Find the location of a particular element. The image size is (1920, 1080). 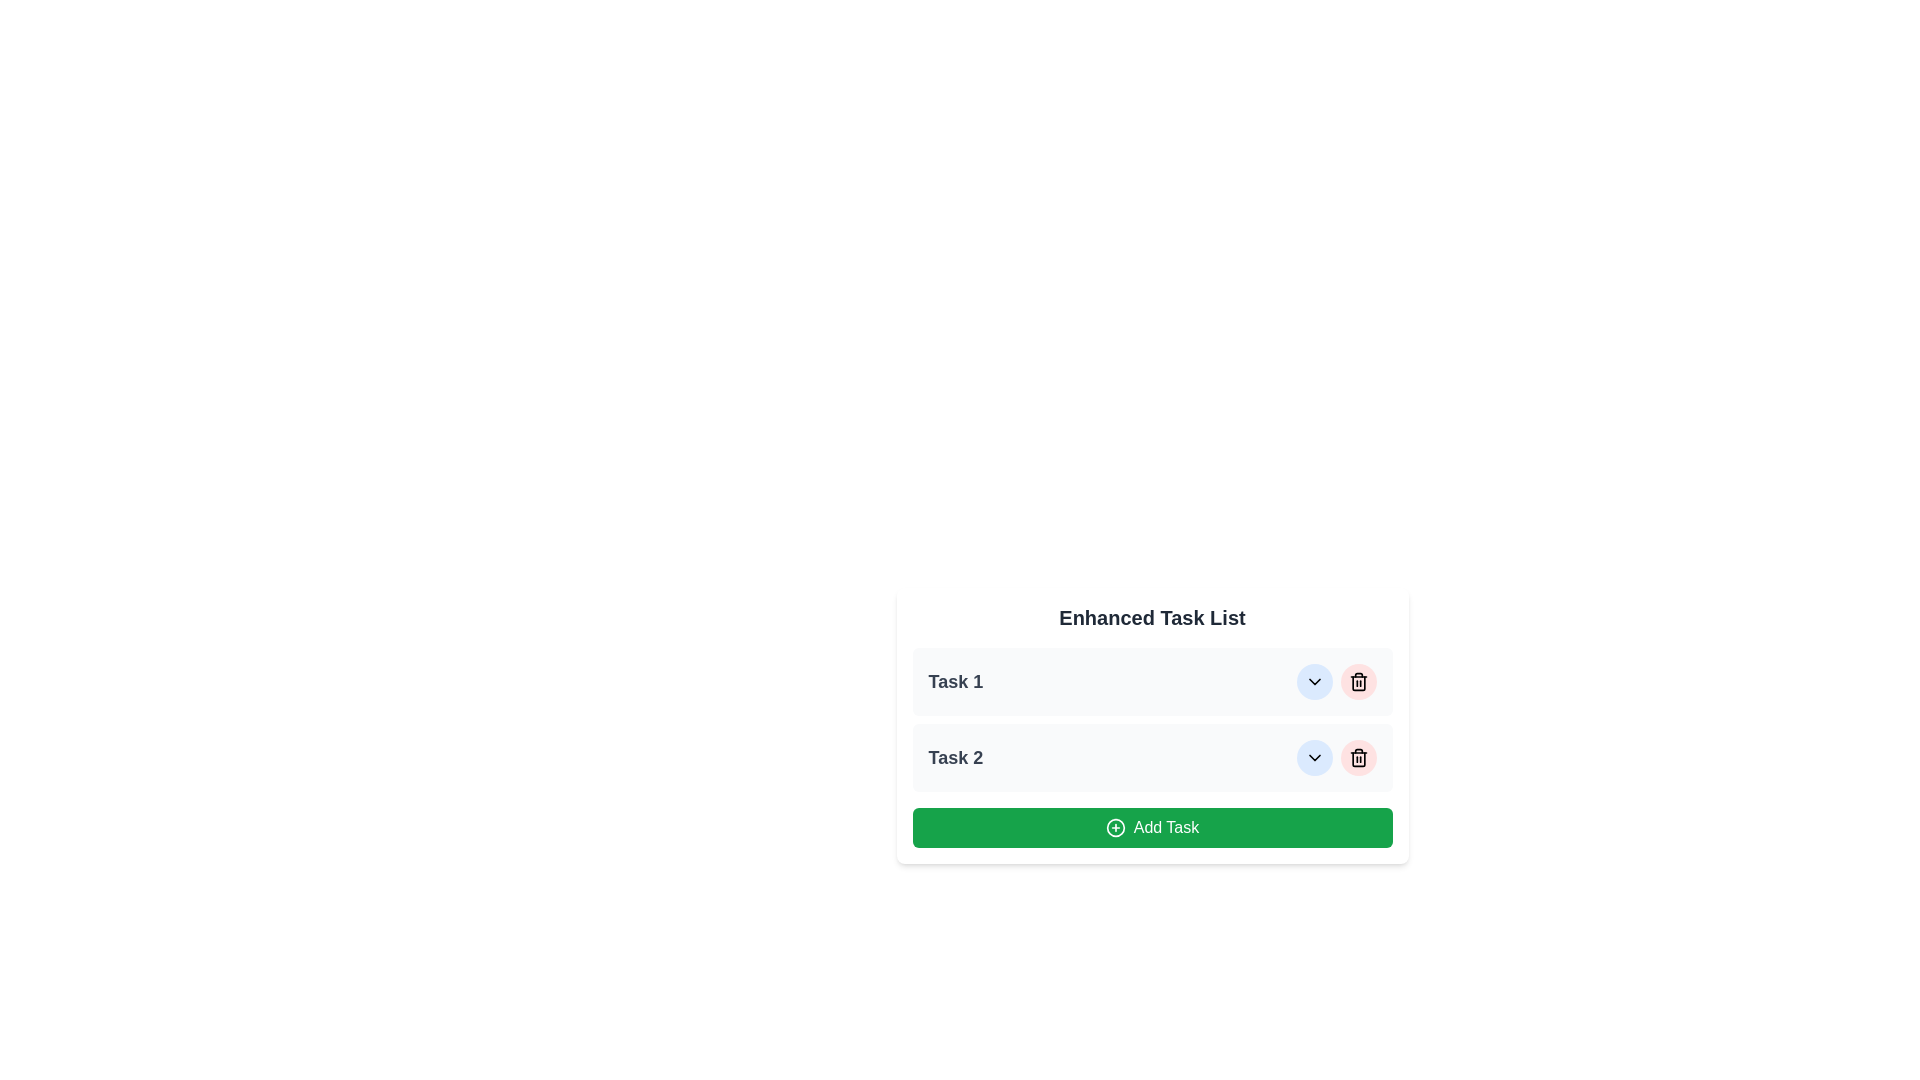

the icon that signifies the action of adding a new task, located inside the 'Add Task' button, to the left of the button's text at the bottom center of the interface is located at coordinates (1114, 828).